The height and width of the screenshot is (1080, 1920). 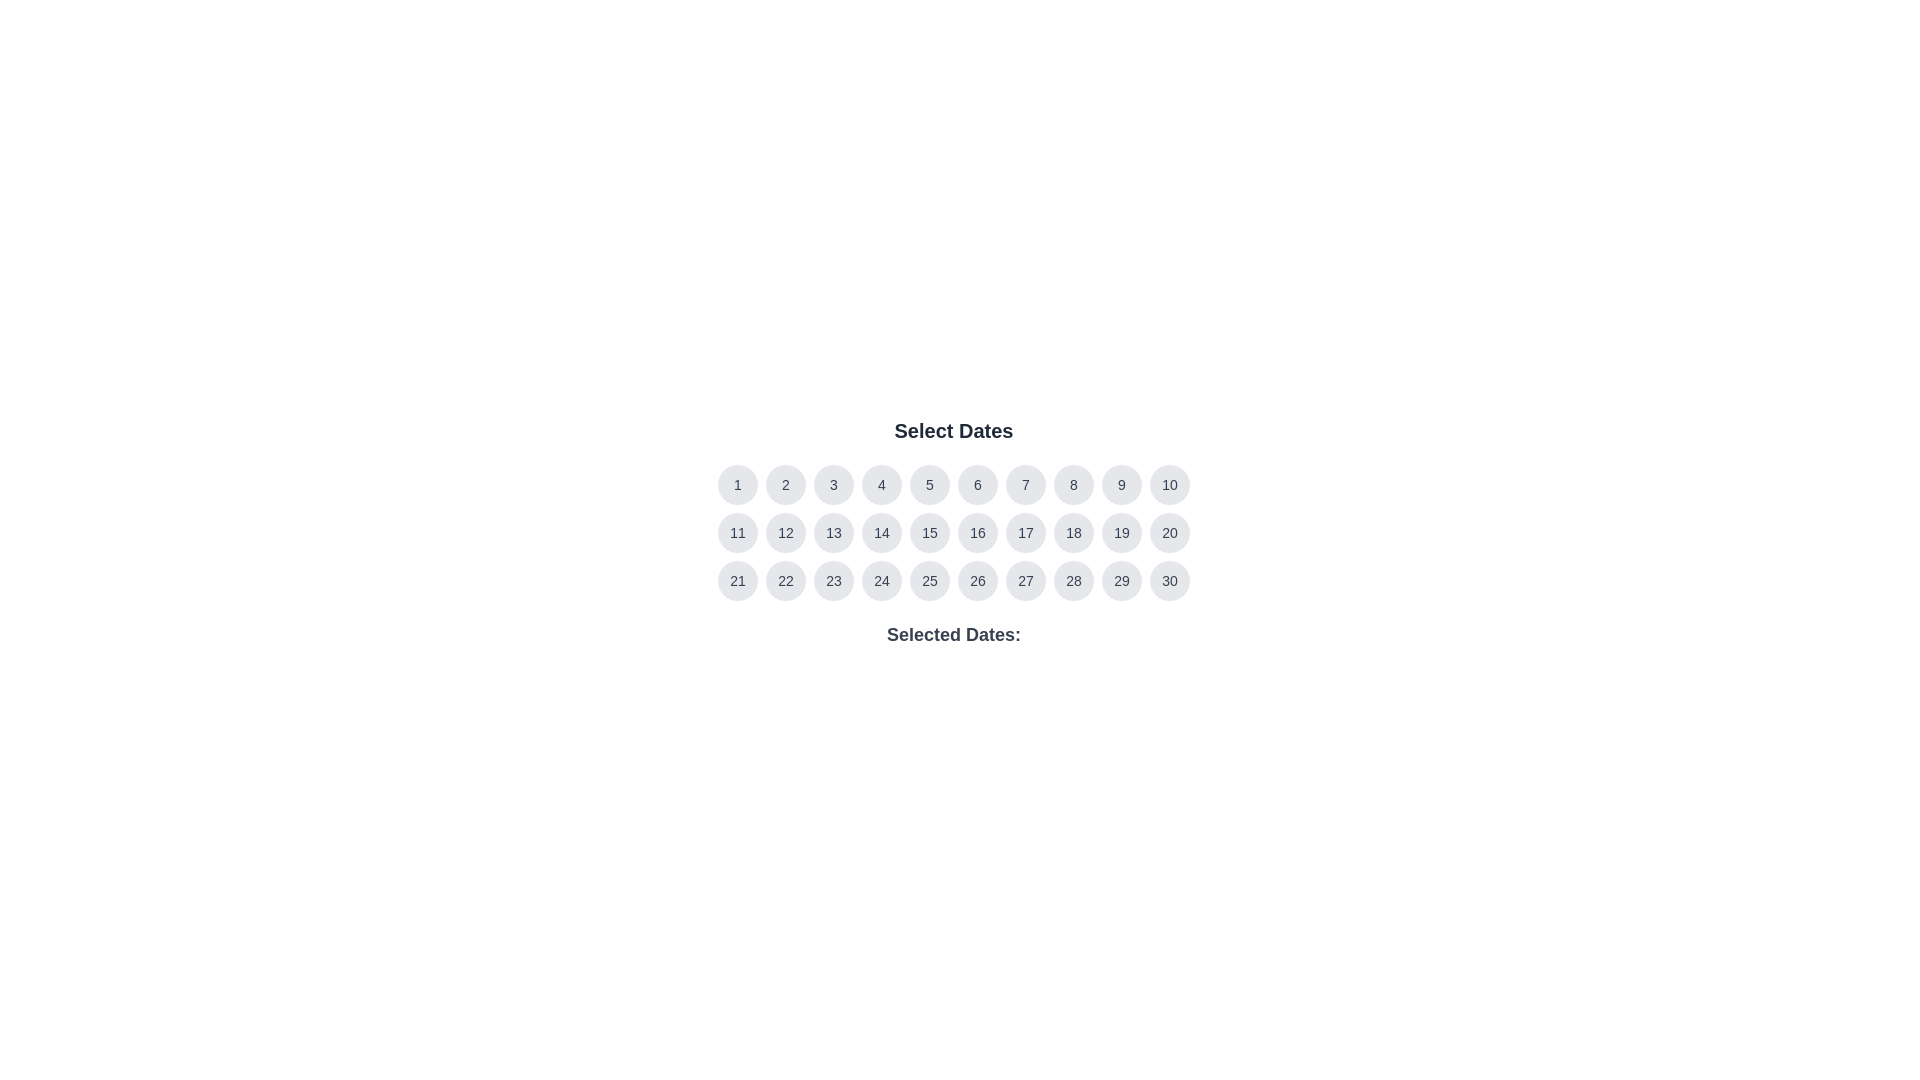 I want to click on the button that selects the date '16' in the date picker interface to trigger a tooltip or highlight effect, so click(x=978, y=531).